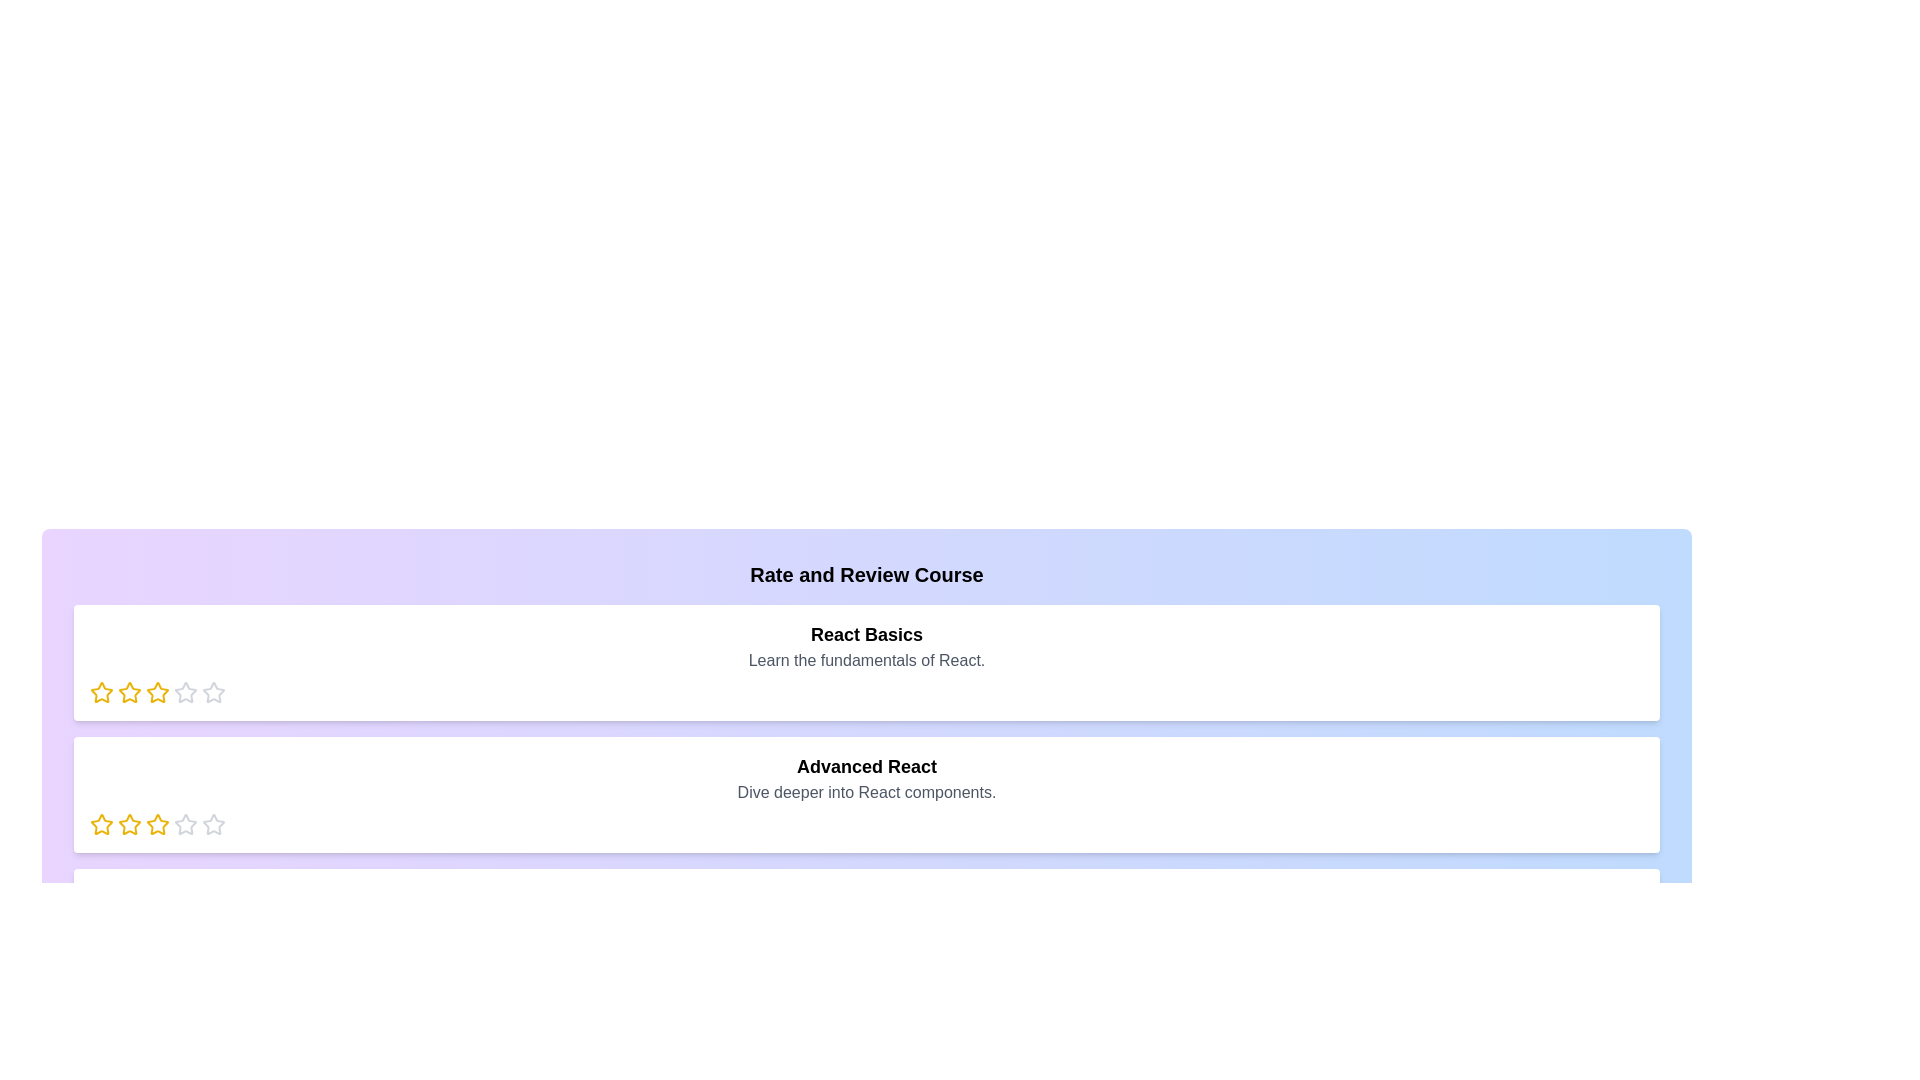  I want to click on the third yellow star-shaped rating icon in the top review section, so click(128, 692).